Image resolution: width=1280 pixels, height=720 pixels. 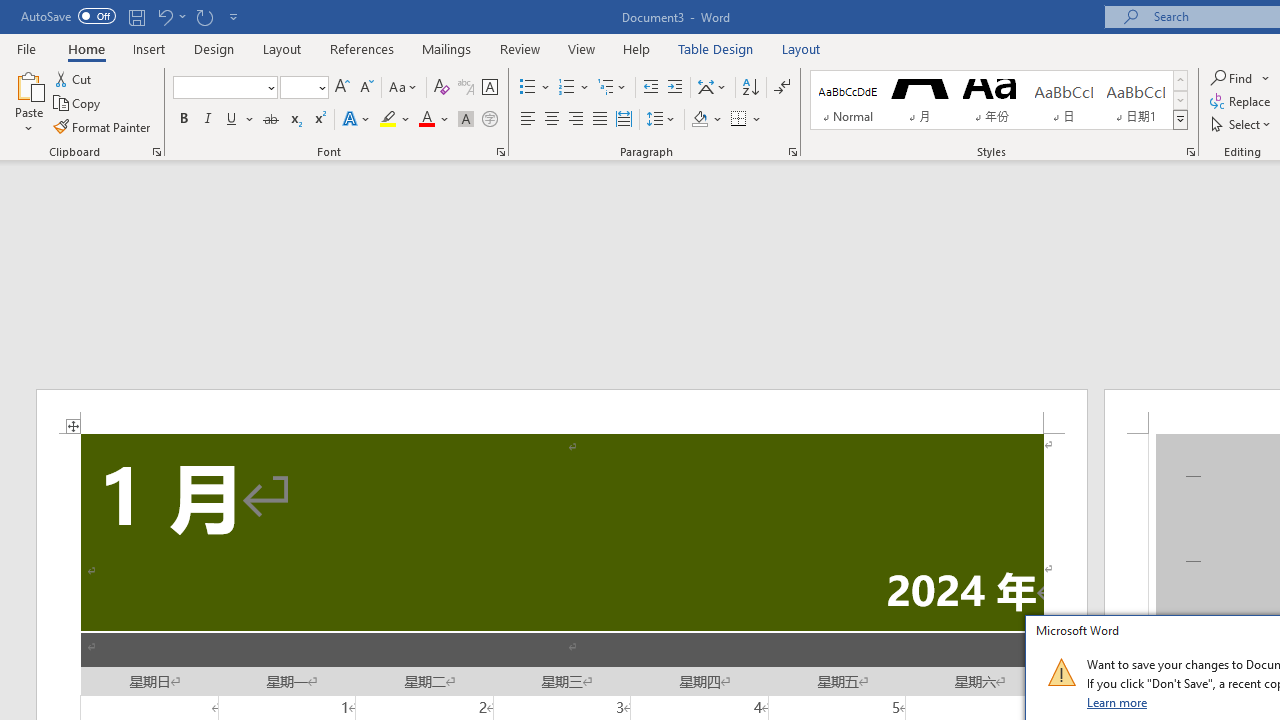 What do you see at coordinates (999, 100) in the screenshot?
I see `'AutomationID: QuickStylesGallery'` at bounding box center [999, 100].